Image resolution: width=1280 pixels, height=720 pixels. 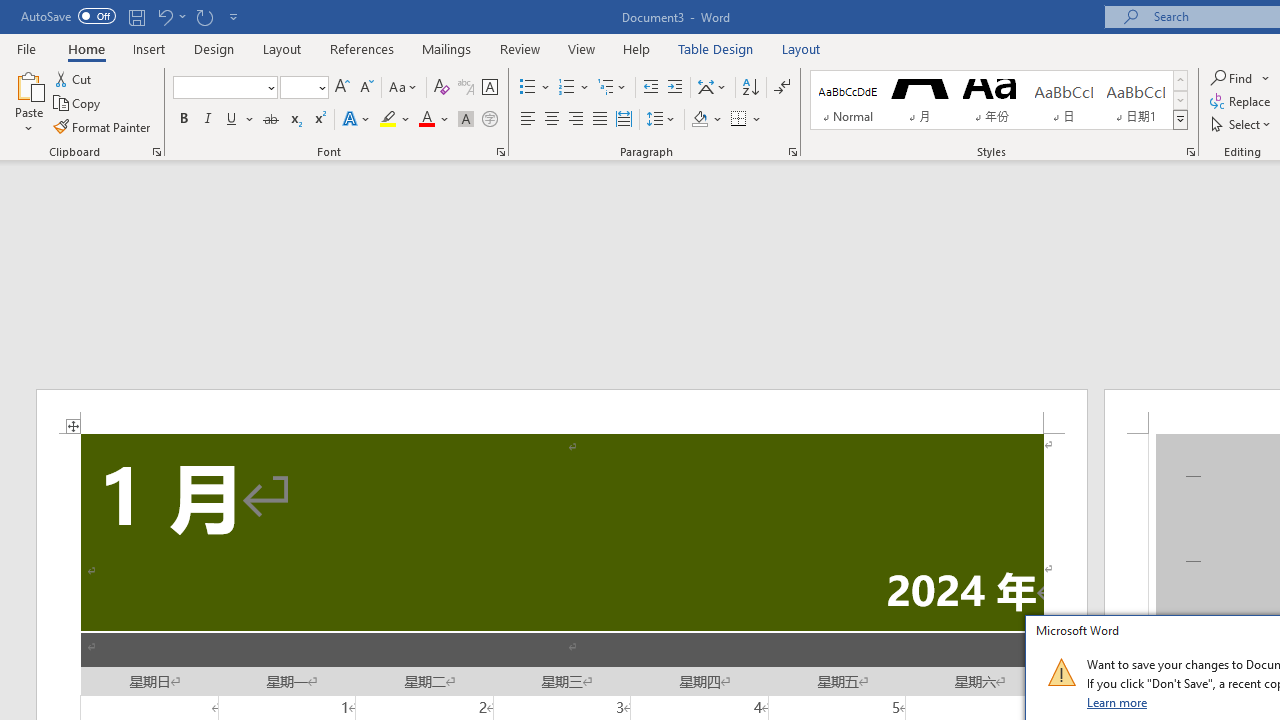 What do you see at coordinates (999, 100) in the screenshot?
I see `'AutomationID: QuickStylesGallery'` at bounding box center [999, 100].